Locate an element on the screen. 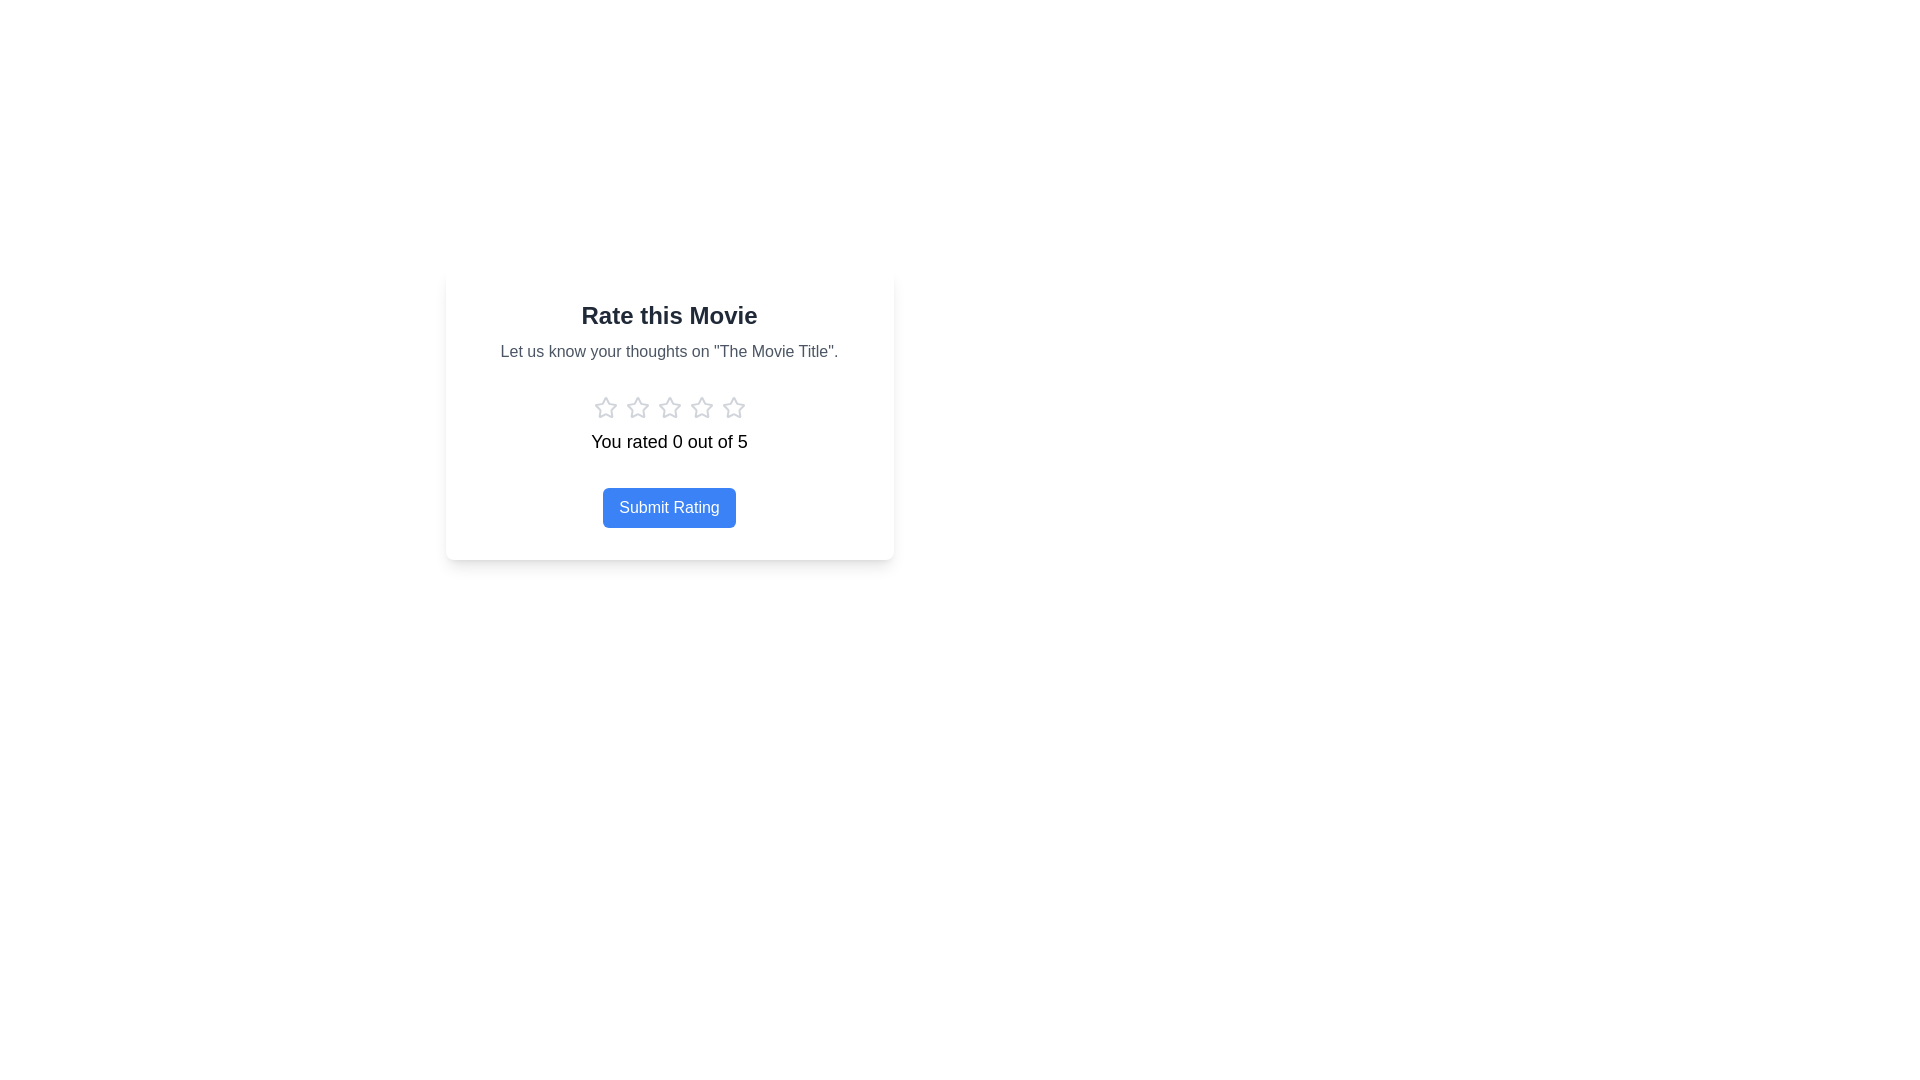  the third star icon is located at coordinates (669, 412).